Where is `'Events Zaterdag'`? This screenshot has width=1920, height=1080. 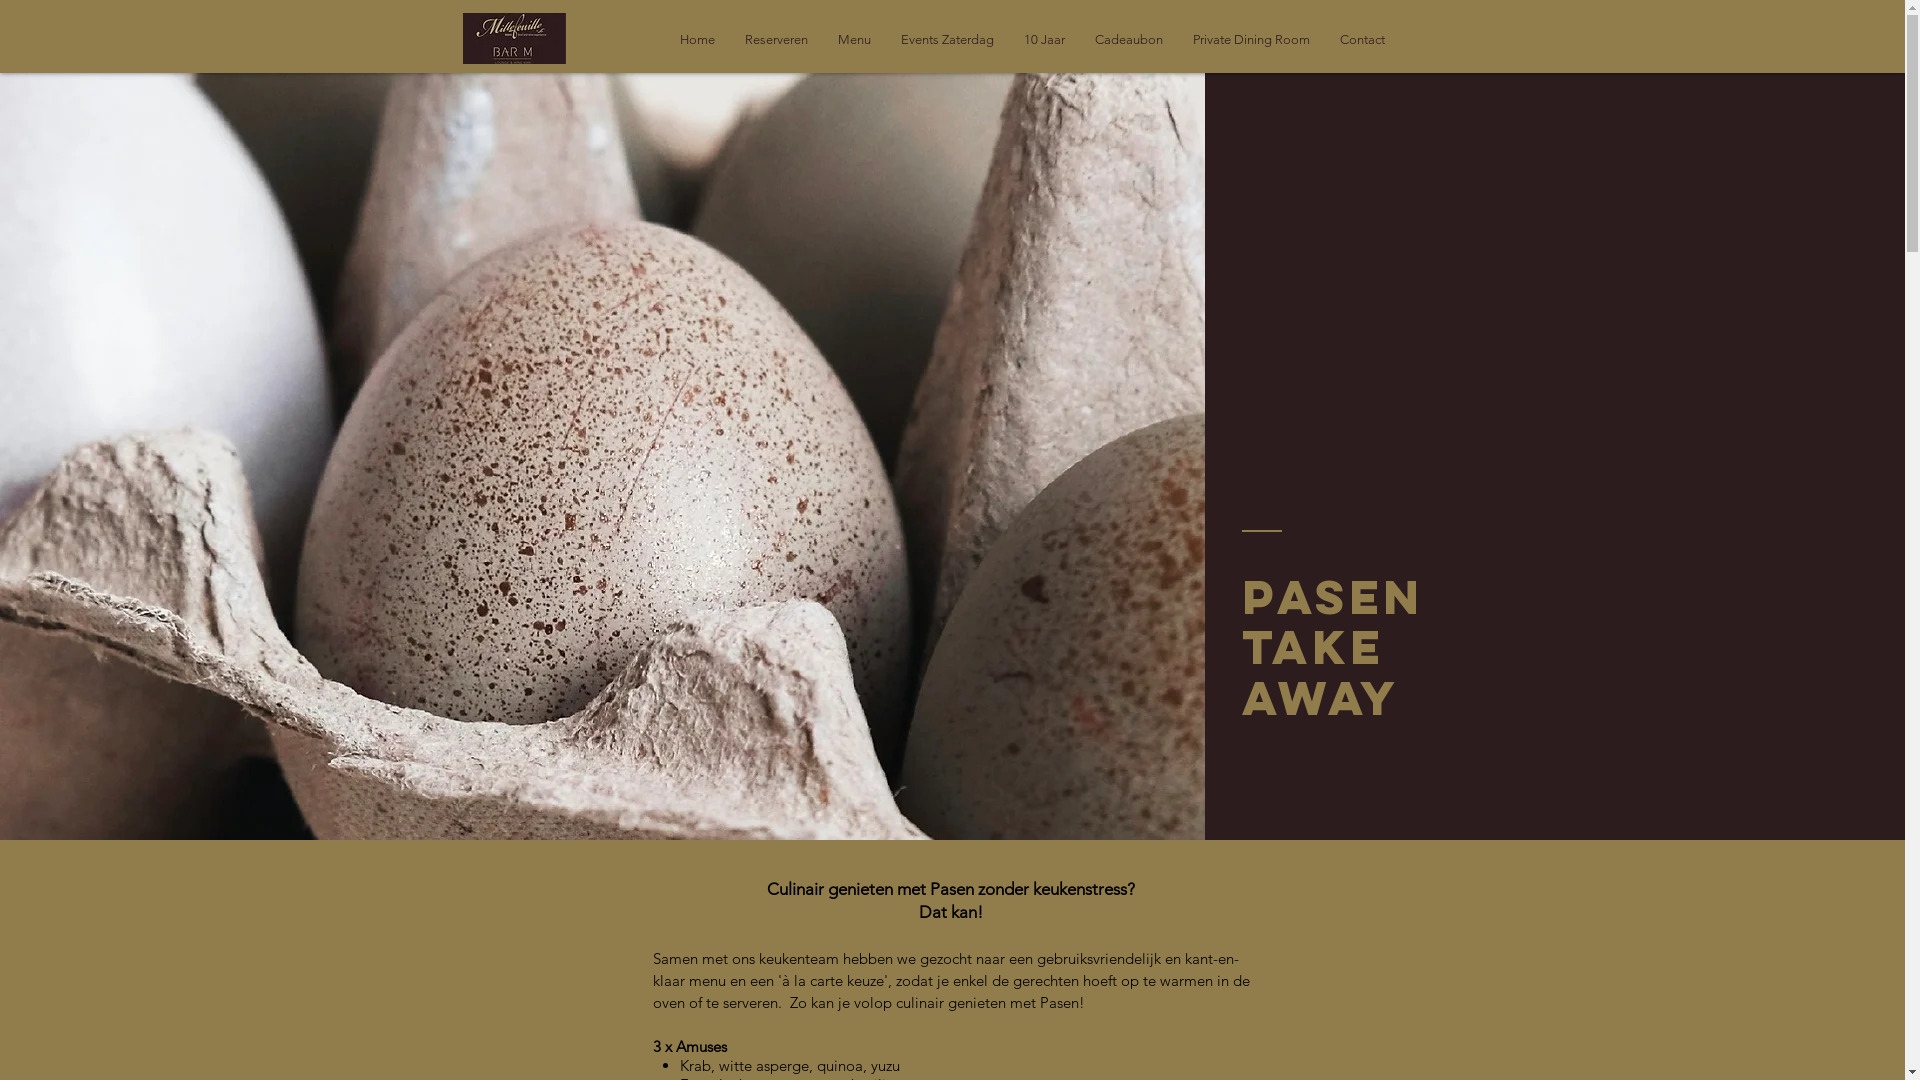
'Events Zaterdag' is located at coordinates (946, 39).